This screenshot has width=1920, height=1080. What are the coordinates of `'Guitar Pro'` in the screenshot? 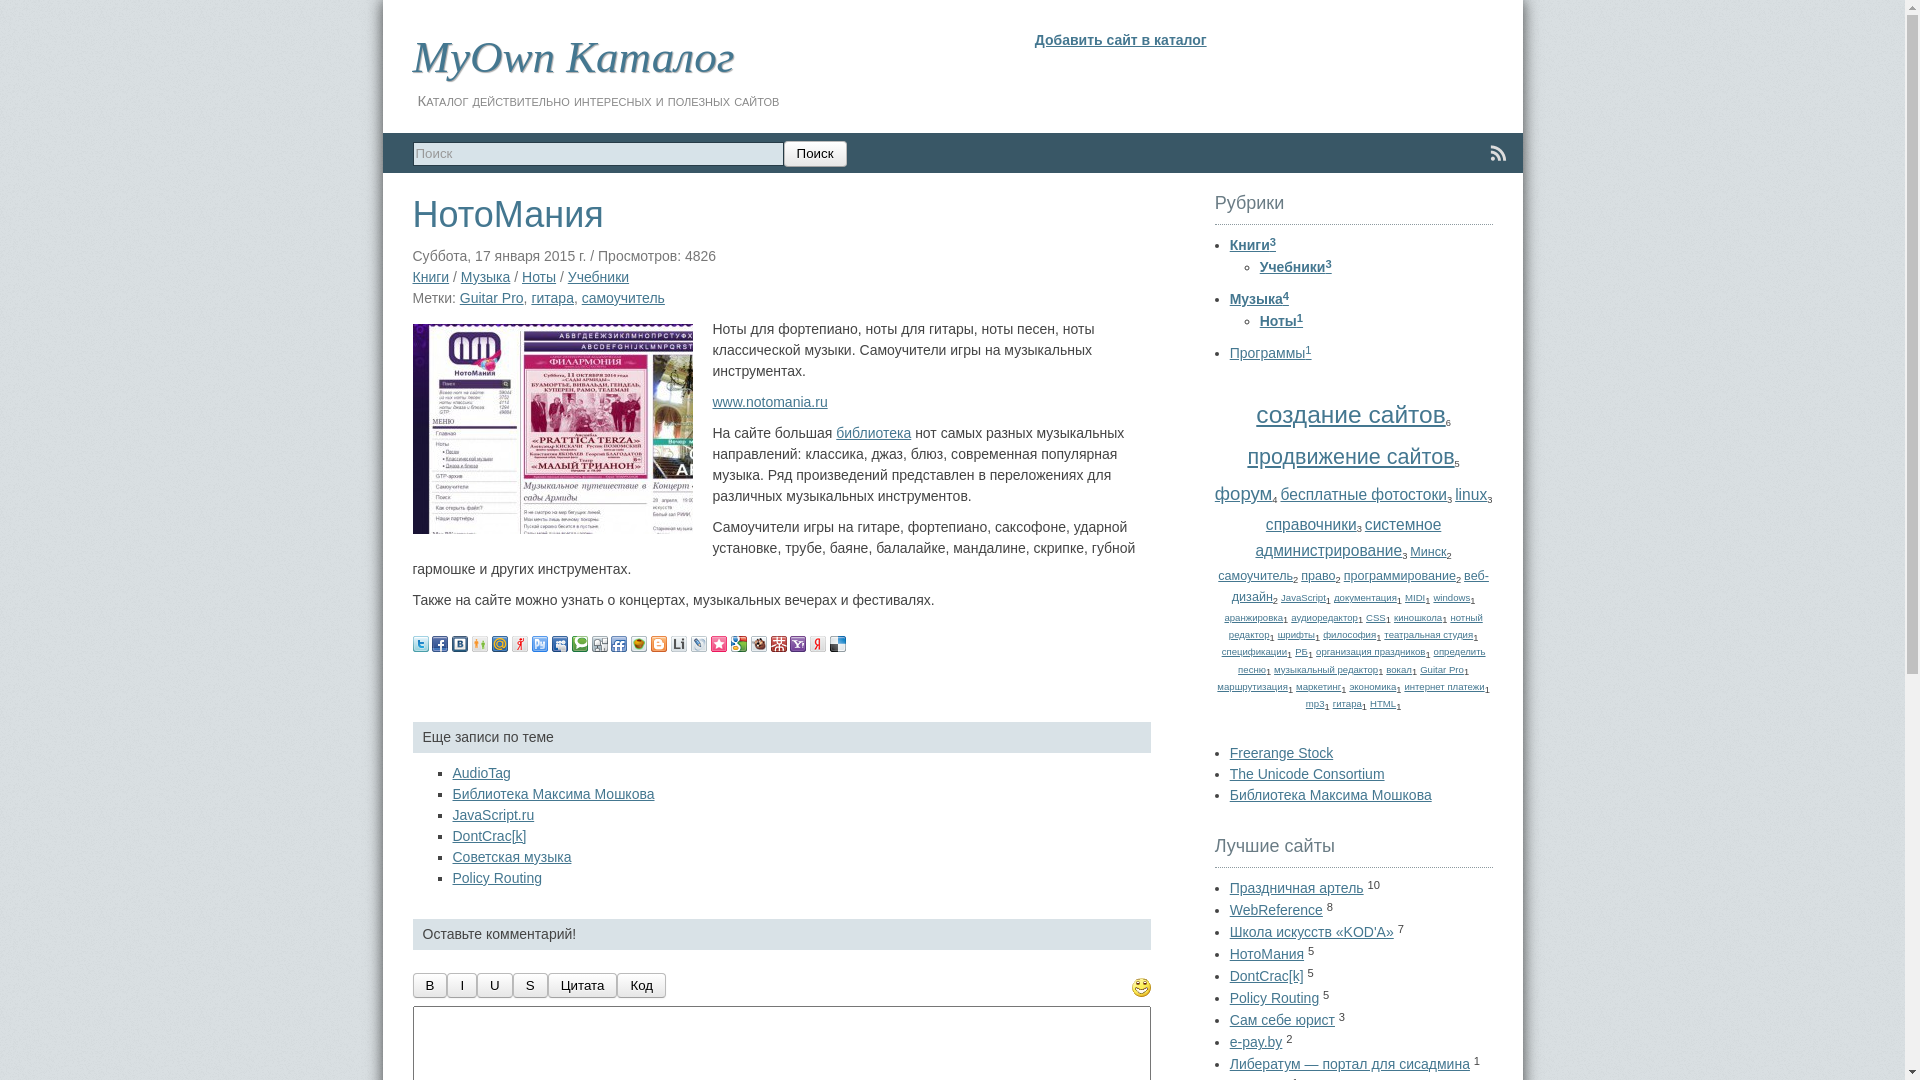 It's located at (491, 297).